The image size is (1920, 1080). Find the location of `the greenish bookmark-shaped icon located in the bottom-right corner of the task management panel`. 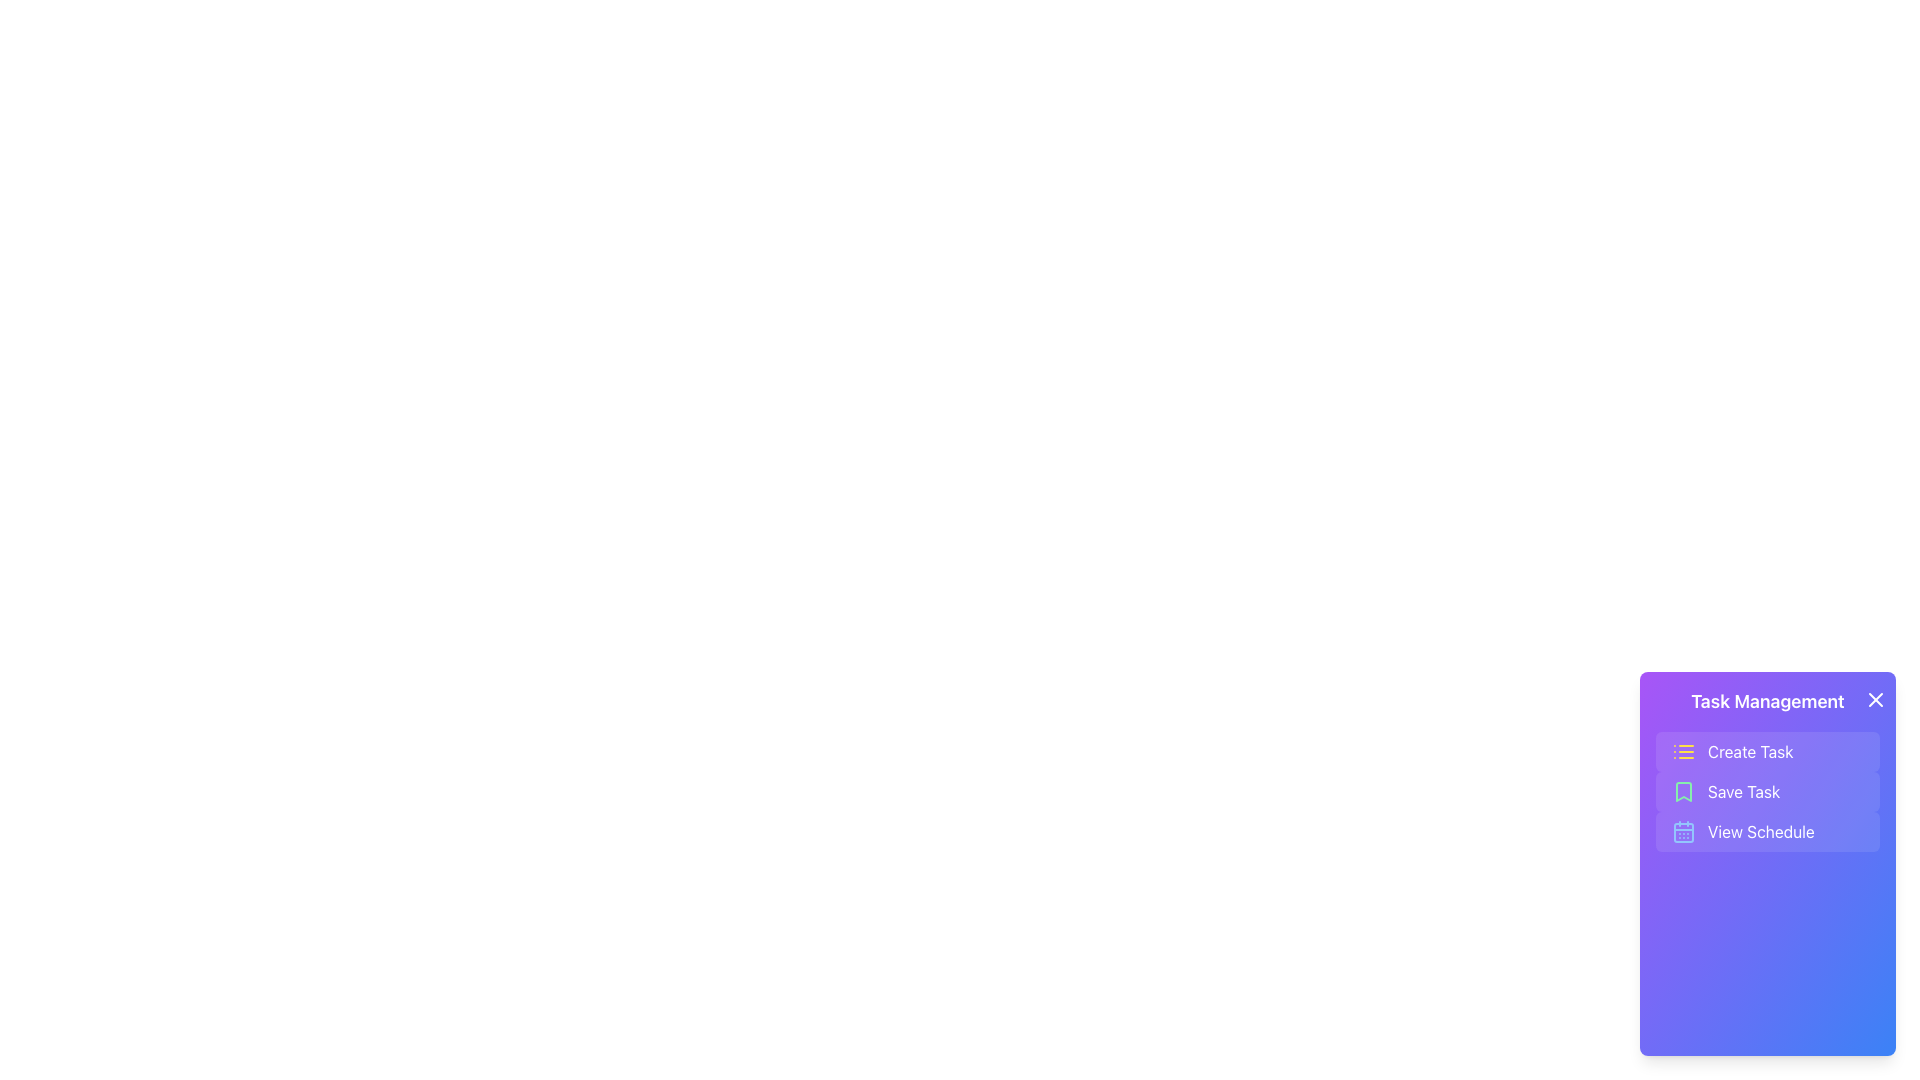

the greenish bookmark-shaped icon located in the bottom-right corner of the task management panel is located at coordinates (1683, 790).